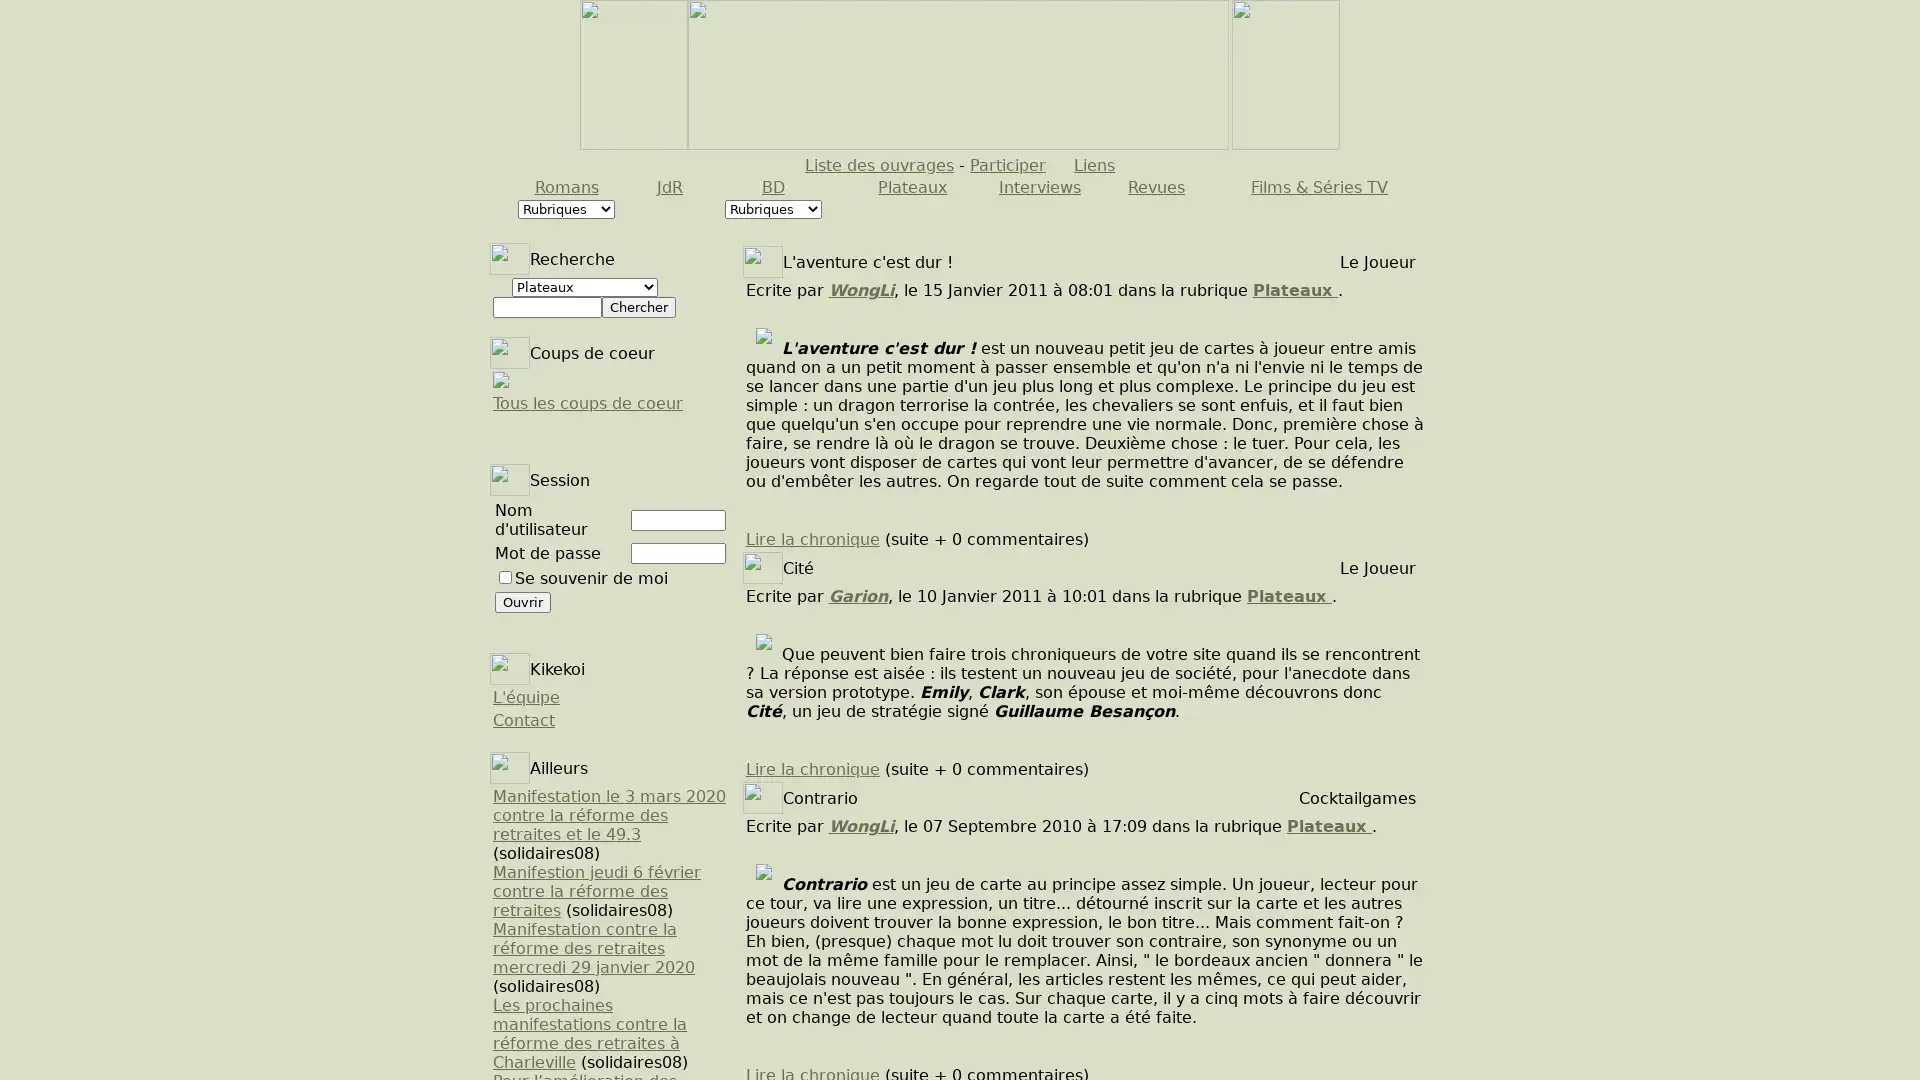 The image size is (1920, 1080). I want to click on Ouvrir, so click(523, 601).